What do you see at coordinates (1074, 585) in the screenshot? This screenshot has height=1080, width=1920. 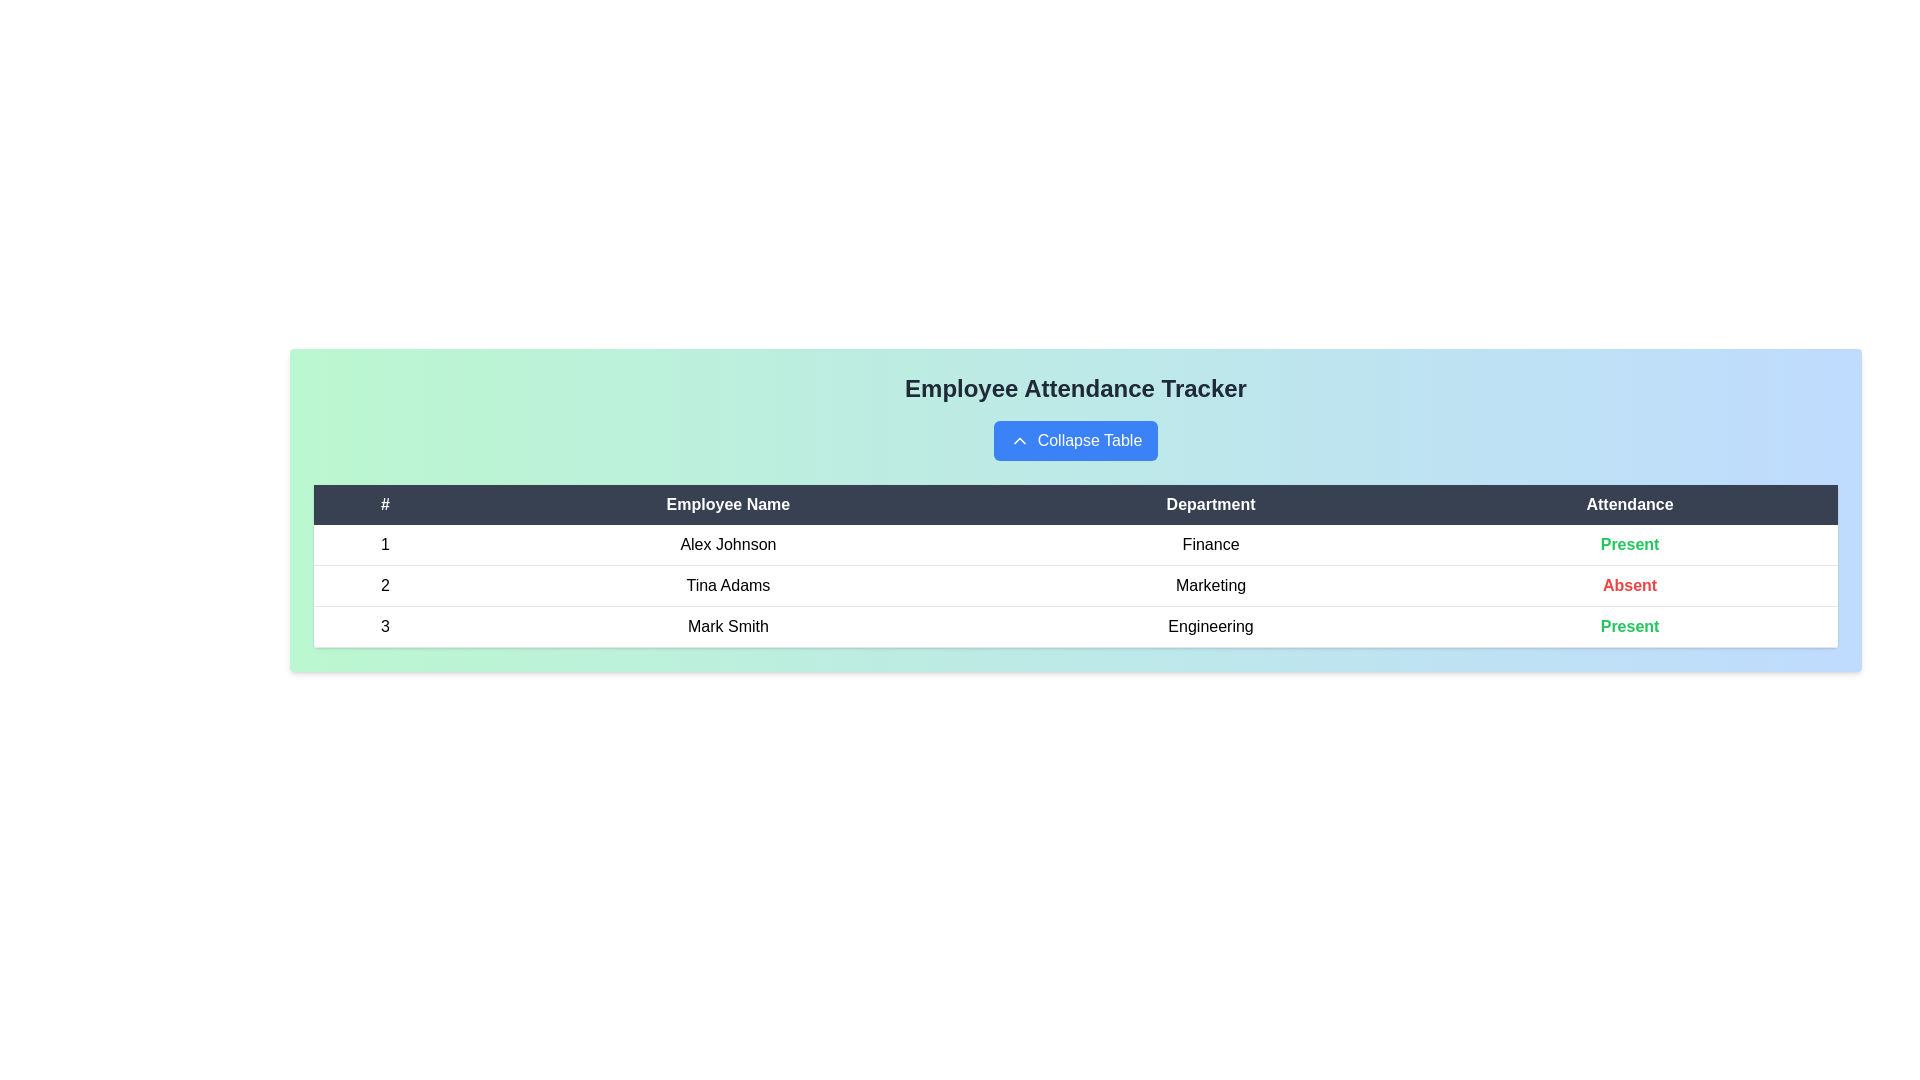 I see `the row corresponding to 2 to highlight it` at bounding box center [1074, 585].